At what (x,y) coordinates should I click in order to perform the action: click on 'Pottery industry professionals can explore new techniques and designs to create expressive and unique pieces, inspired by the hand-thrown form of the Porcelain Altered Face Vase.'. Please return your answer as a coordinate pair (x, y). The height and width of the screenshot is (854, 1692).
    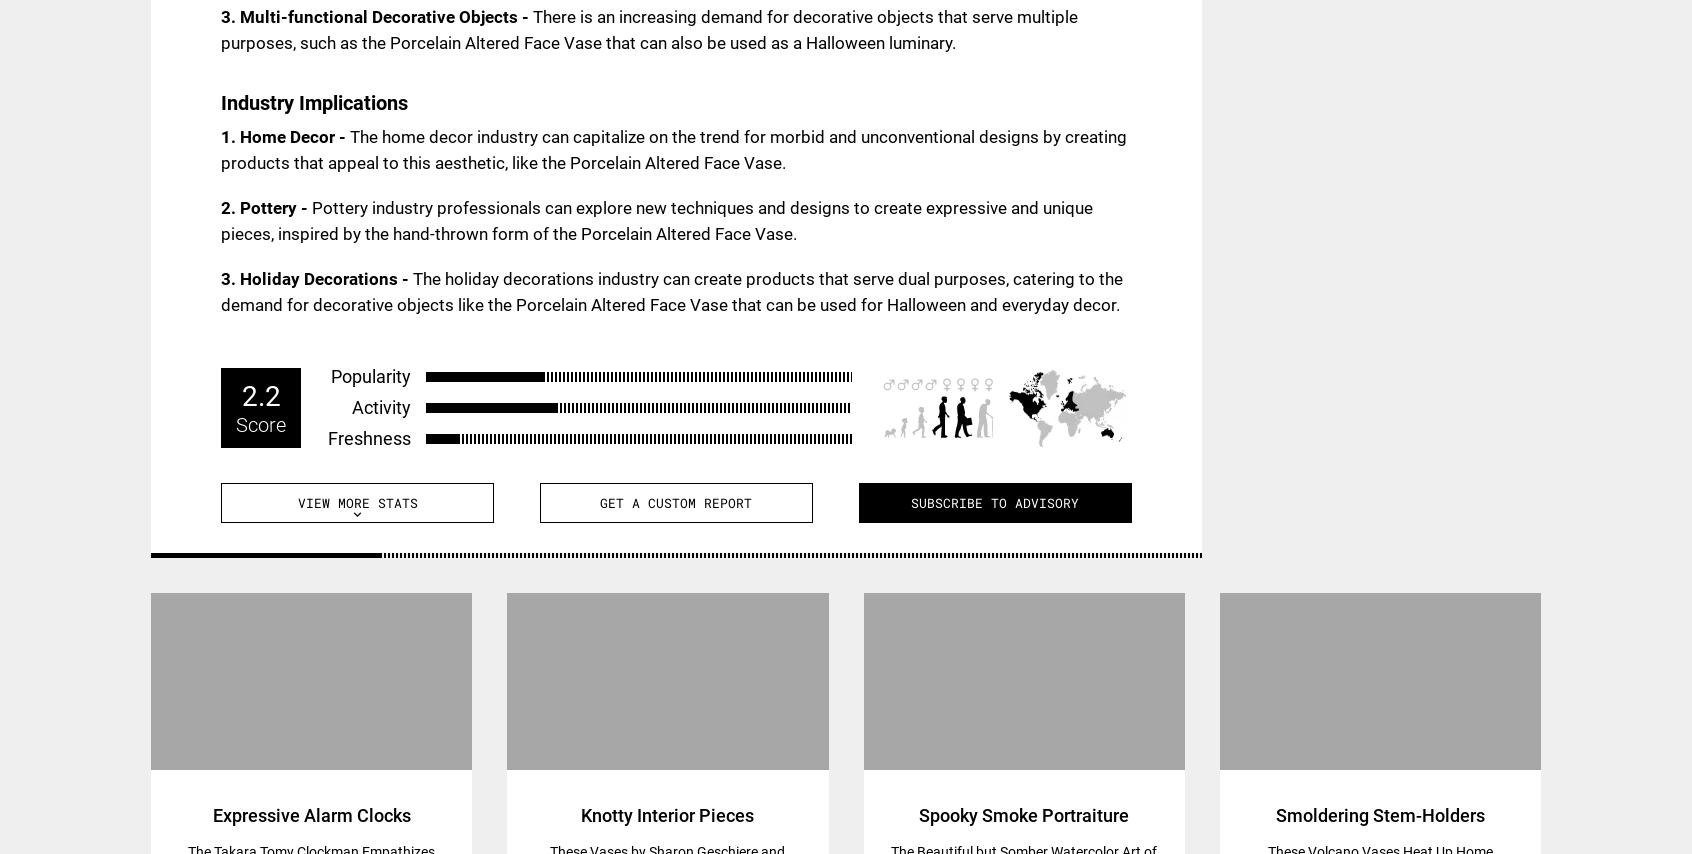
    Looking at the image, I should click on (220, 220).